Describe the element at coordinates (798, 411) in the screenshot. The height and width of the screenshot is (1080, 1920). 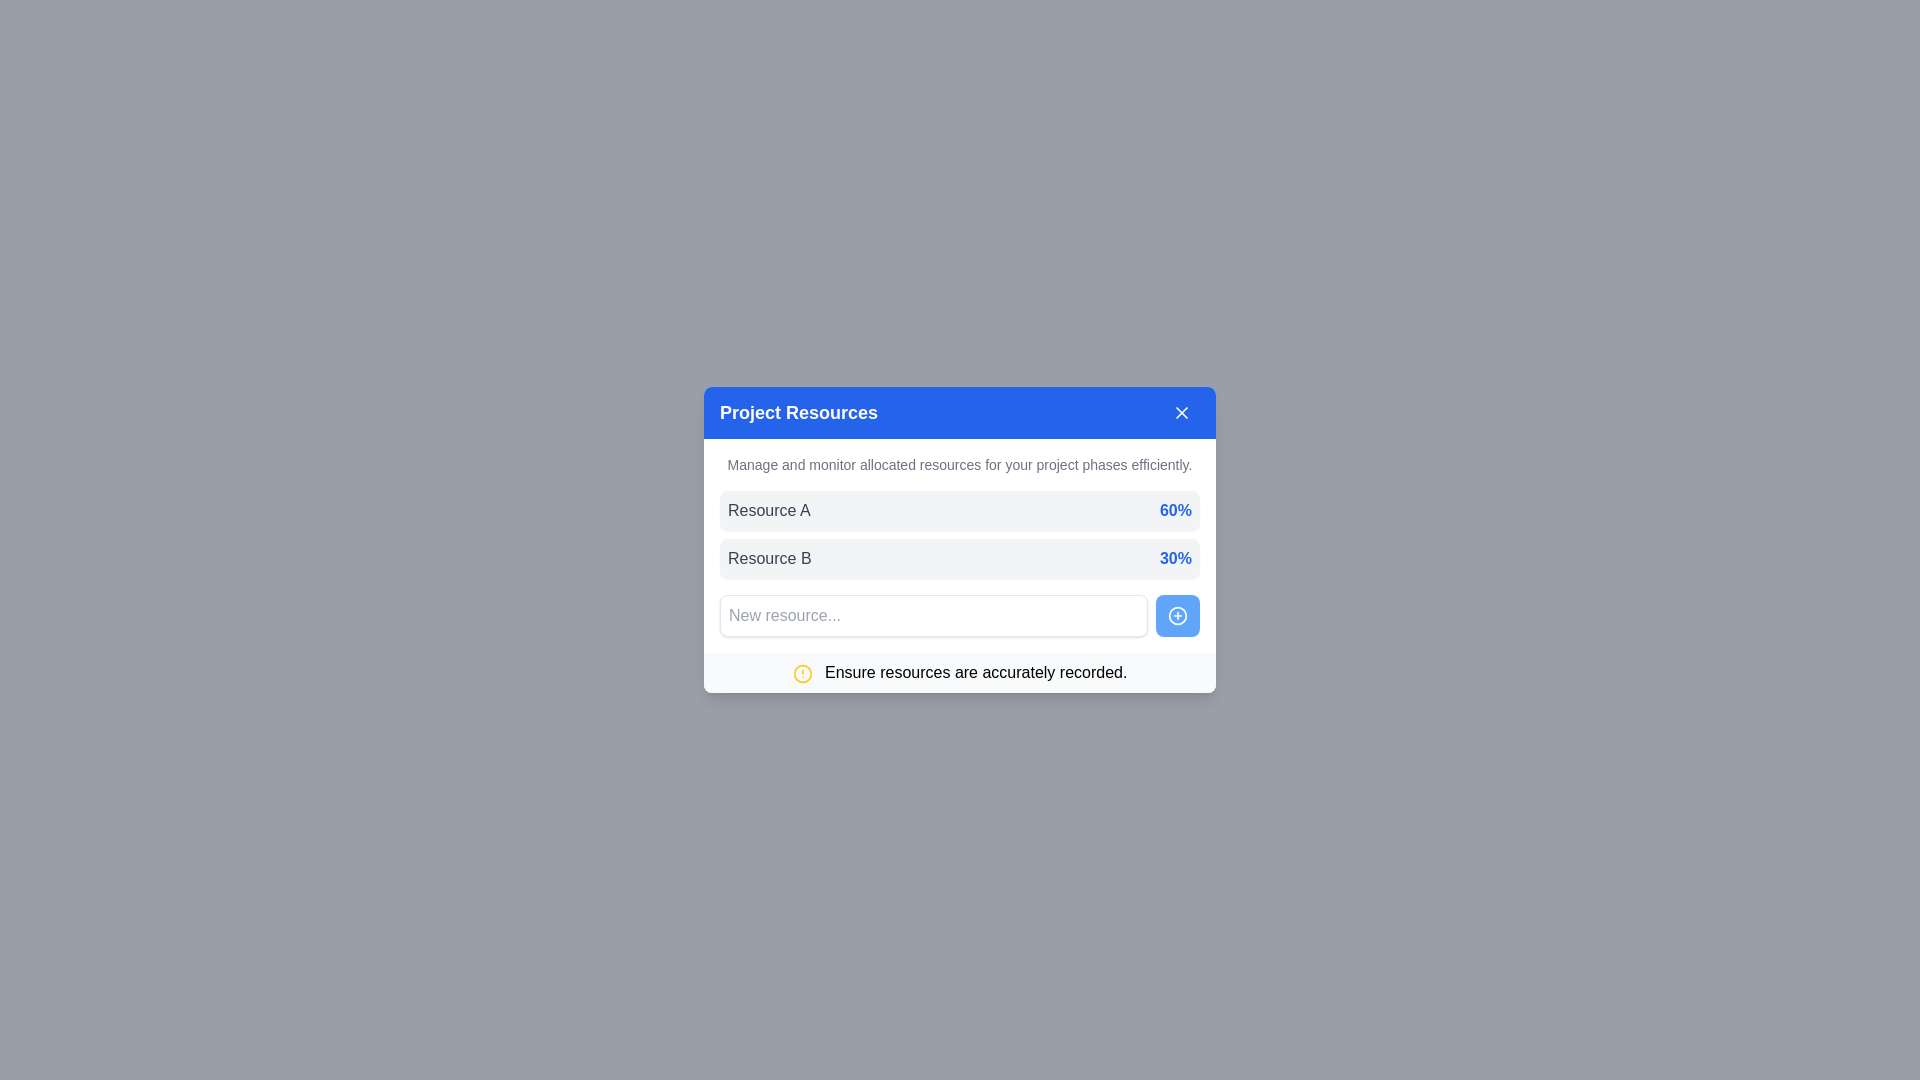
I see `the text label 'Project Resources' which is styled in bold white font on a blue background, located on the left side of the header box in the modal dialog` at that location.